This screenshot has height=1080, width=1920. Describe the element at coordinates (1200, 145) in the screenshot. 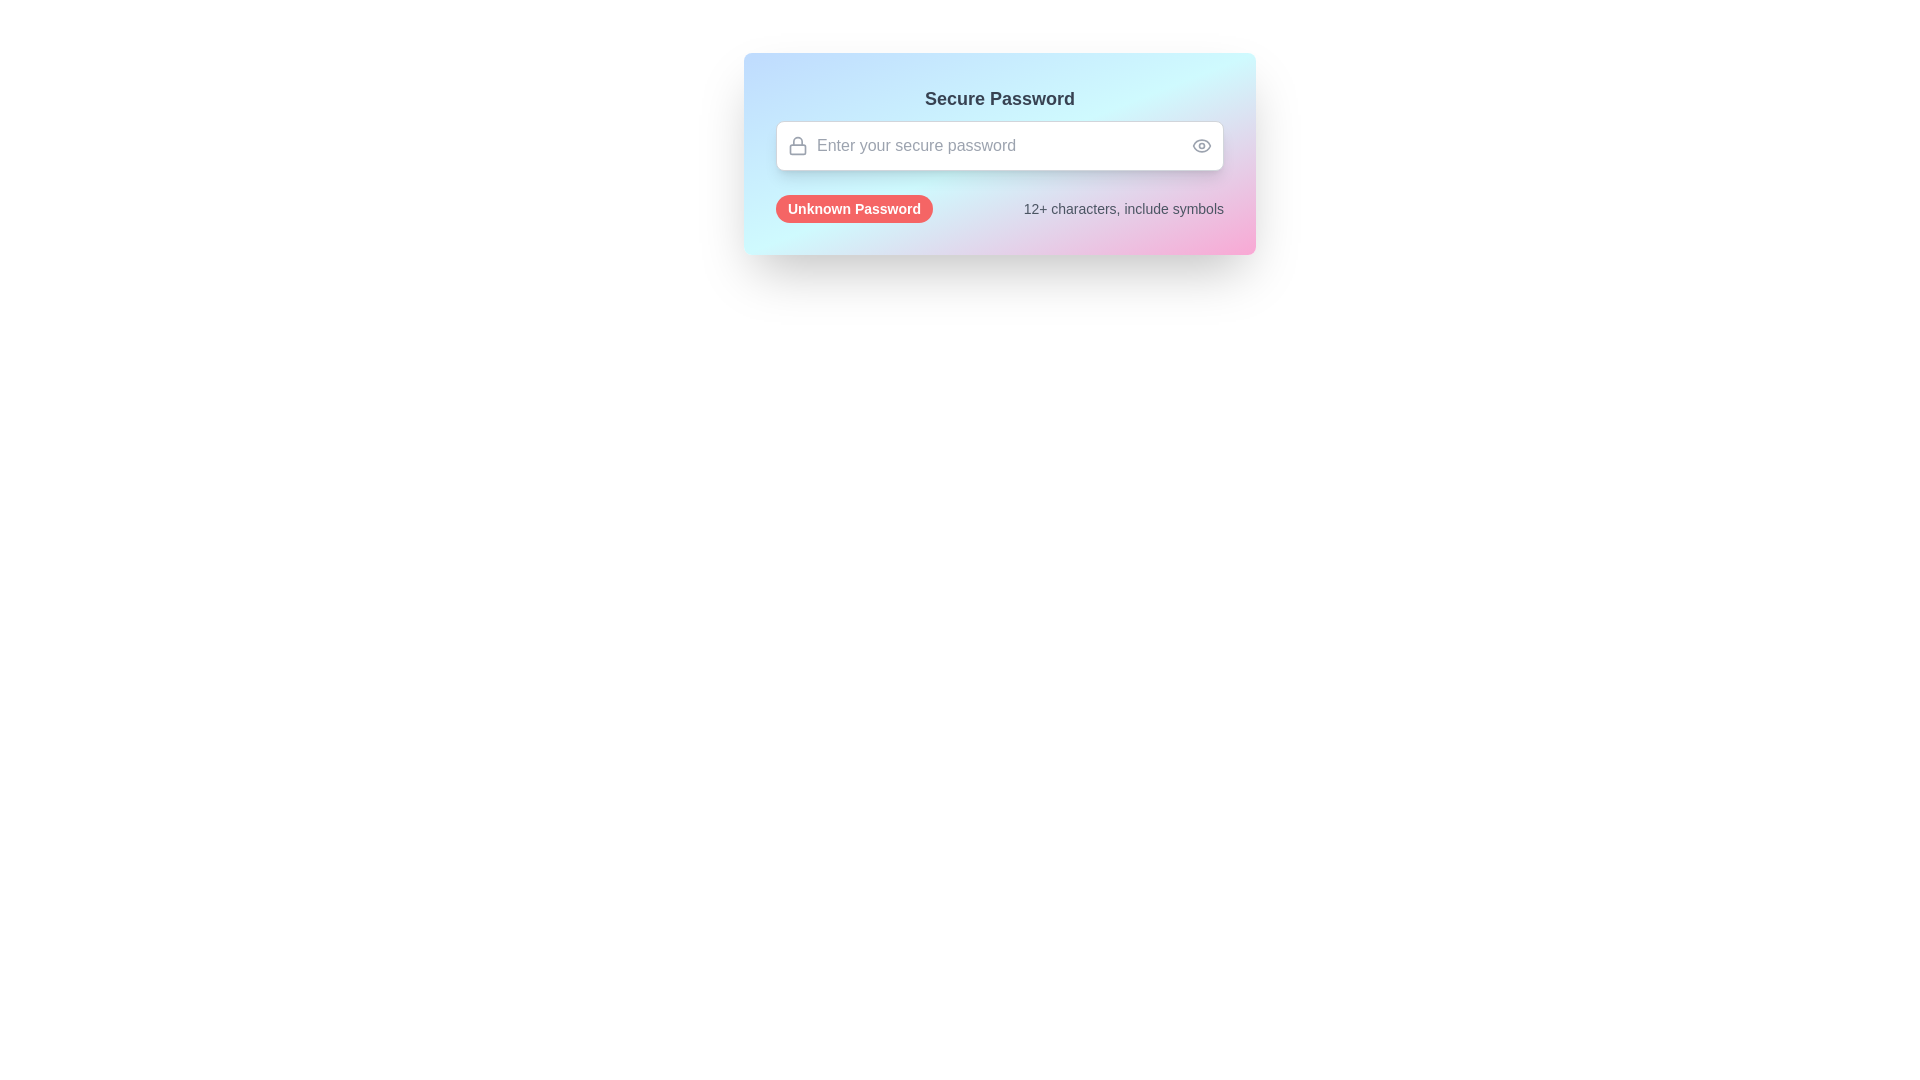

I see `the circular eye icon button located on the far right side of the password input field` at that location.